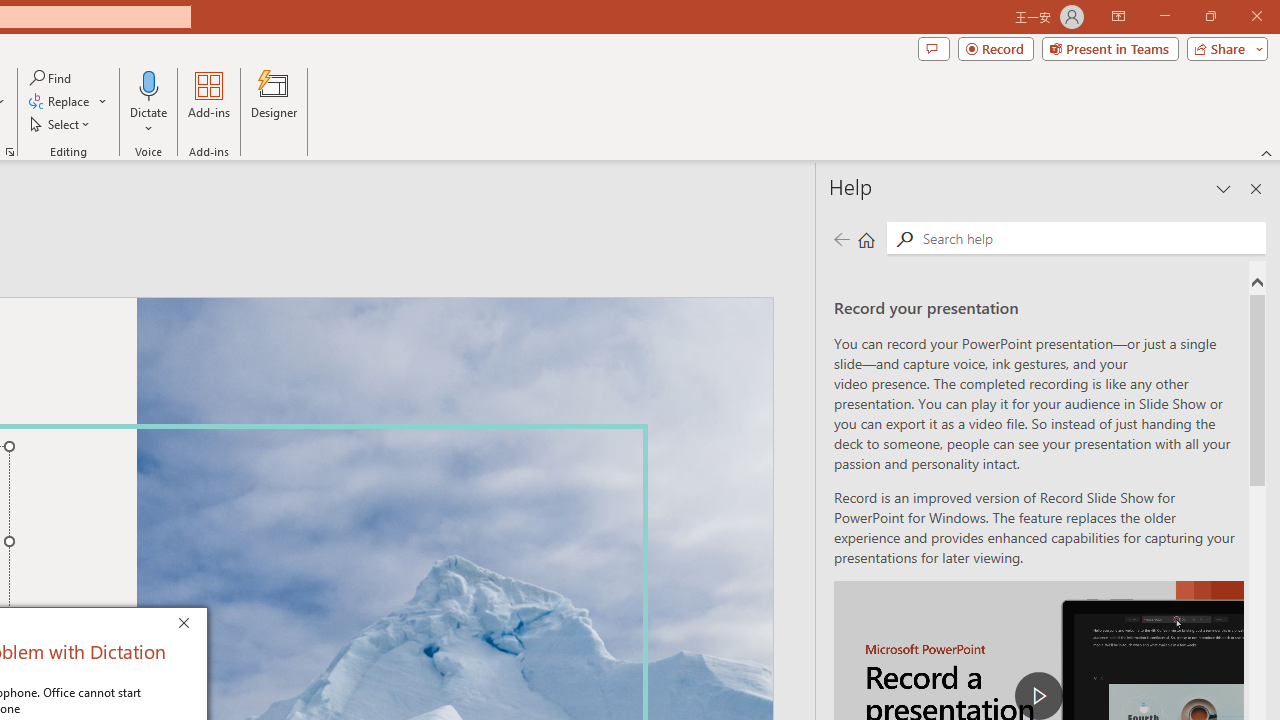 This screenshot has height=720, width=1280. Describe the element at coordinates (1223, 189) in the screenshot. I see `'Task Pane Options'` at that location.